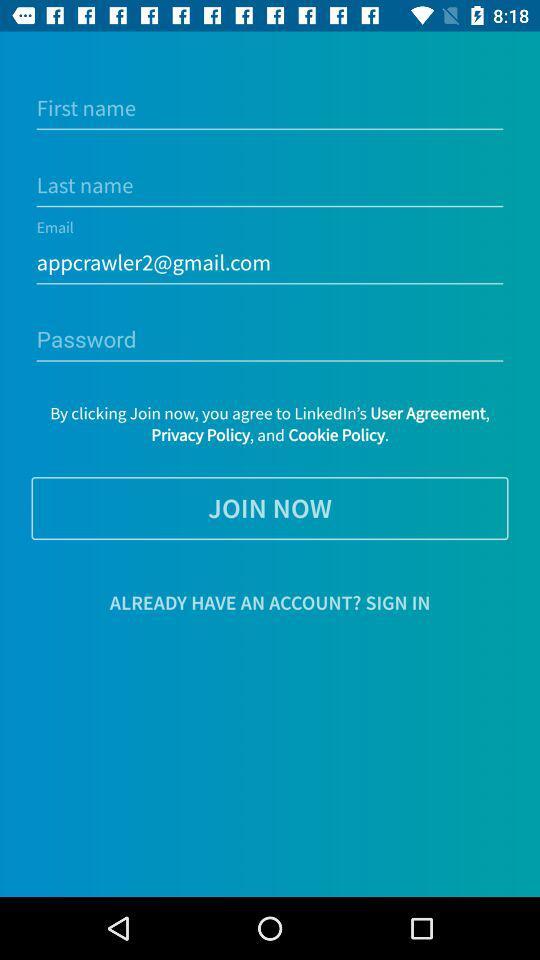 Image resolution: width=540 pixels, height=960 pixels. I want to click on the item below the join now, so click(270, 601).